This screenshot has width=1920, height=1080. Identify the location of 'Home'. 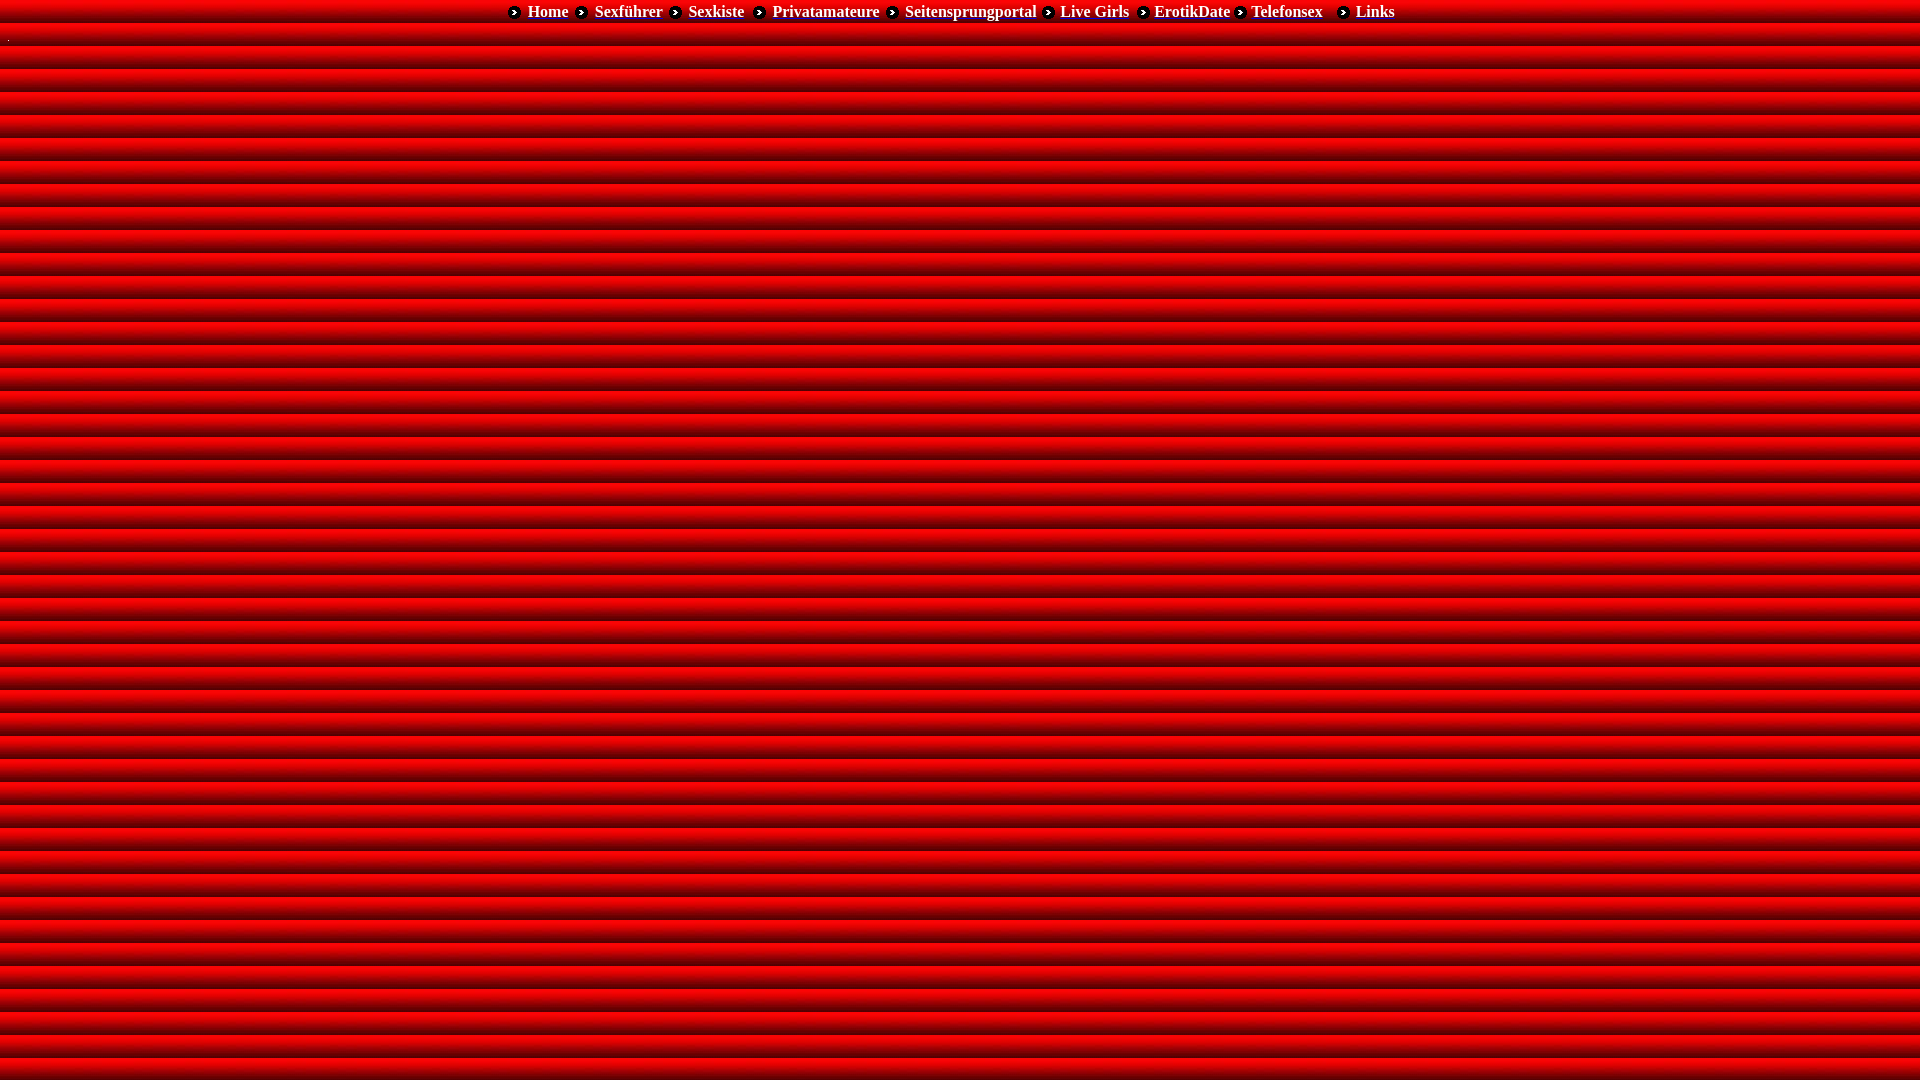
(548, 11).